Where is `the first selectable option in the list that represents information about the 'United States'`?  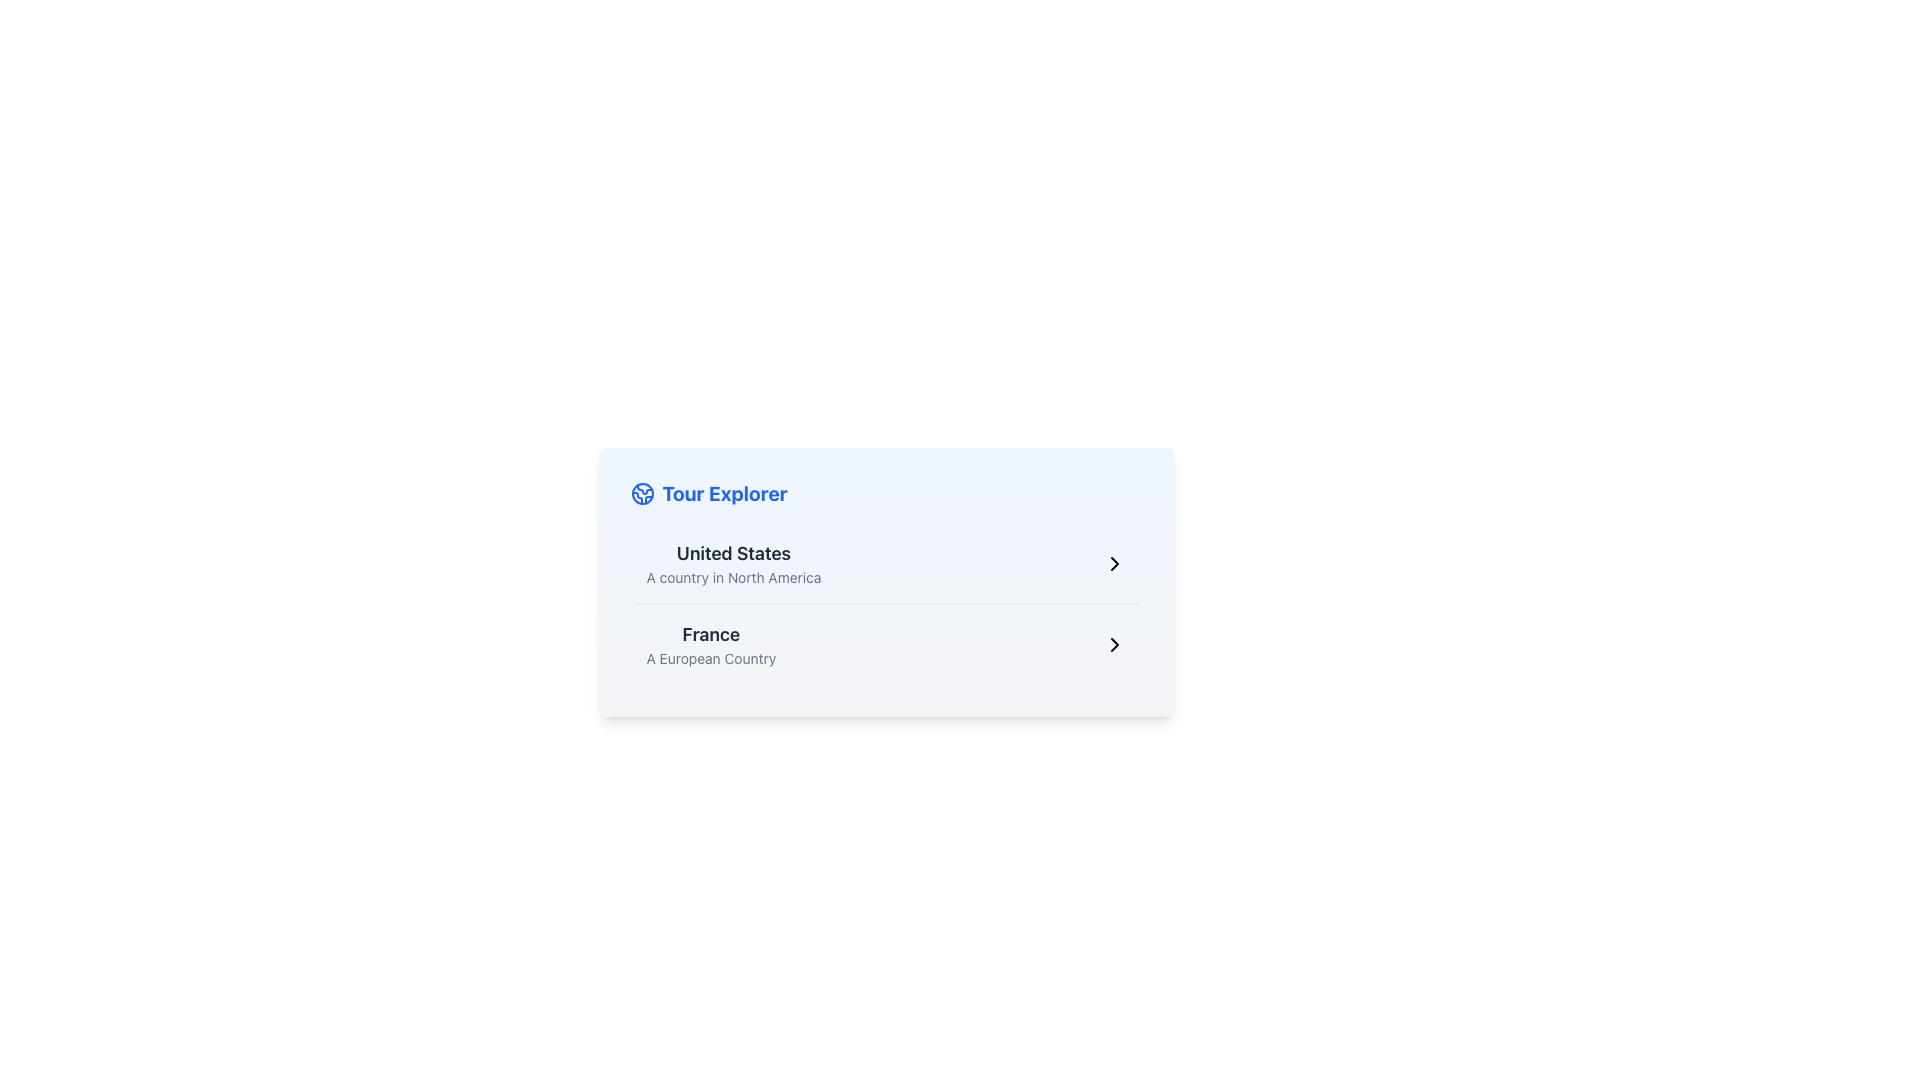
the first selectable option in the list that represents information about the 'United States' is located at coordinates (885, 563).